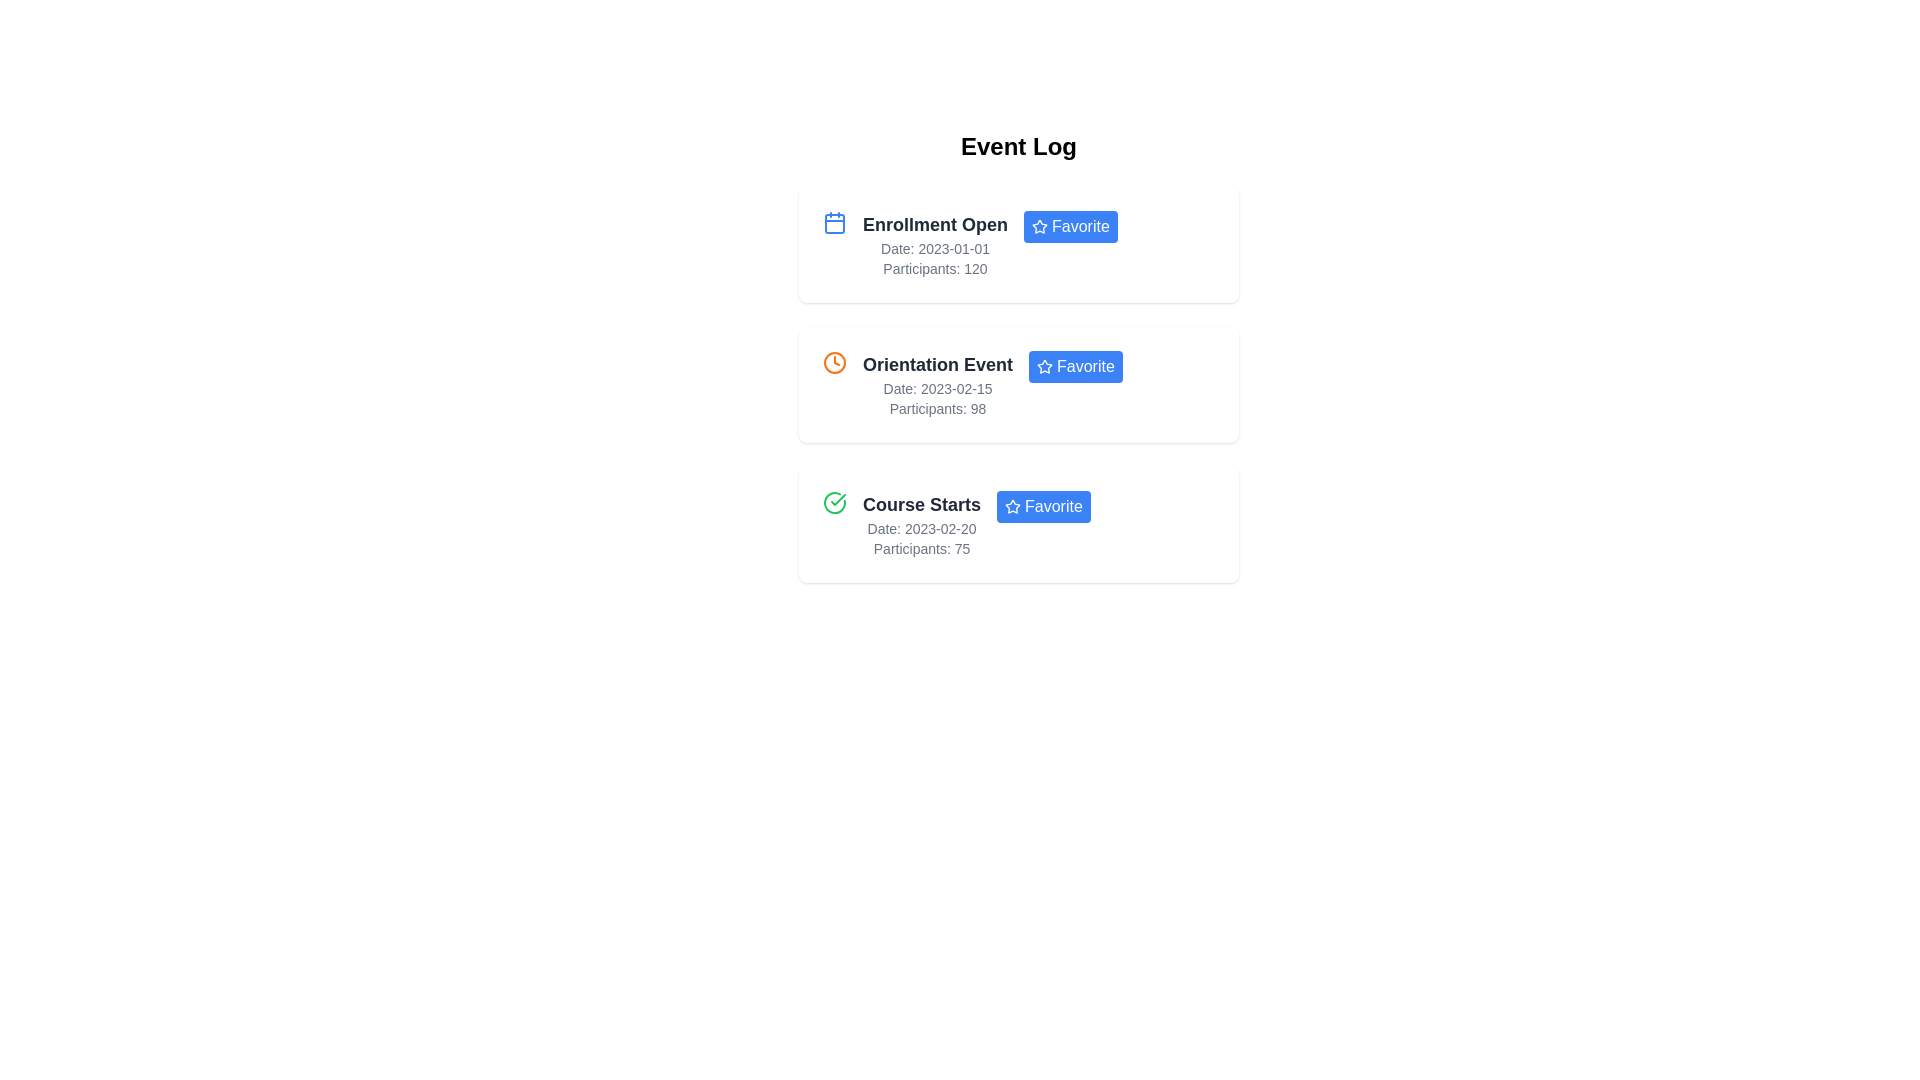 Image resolution: width=1920 pixels, height=1080 pixels. I want to click on the text display that shows 'Participants: 75', located at the bottom of the 'Course Starts' block, so click(920, 548).